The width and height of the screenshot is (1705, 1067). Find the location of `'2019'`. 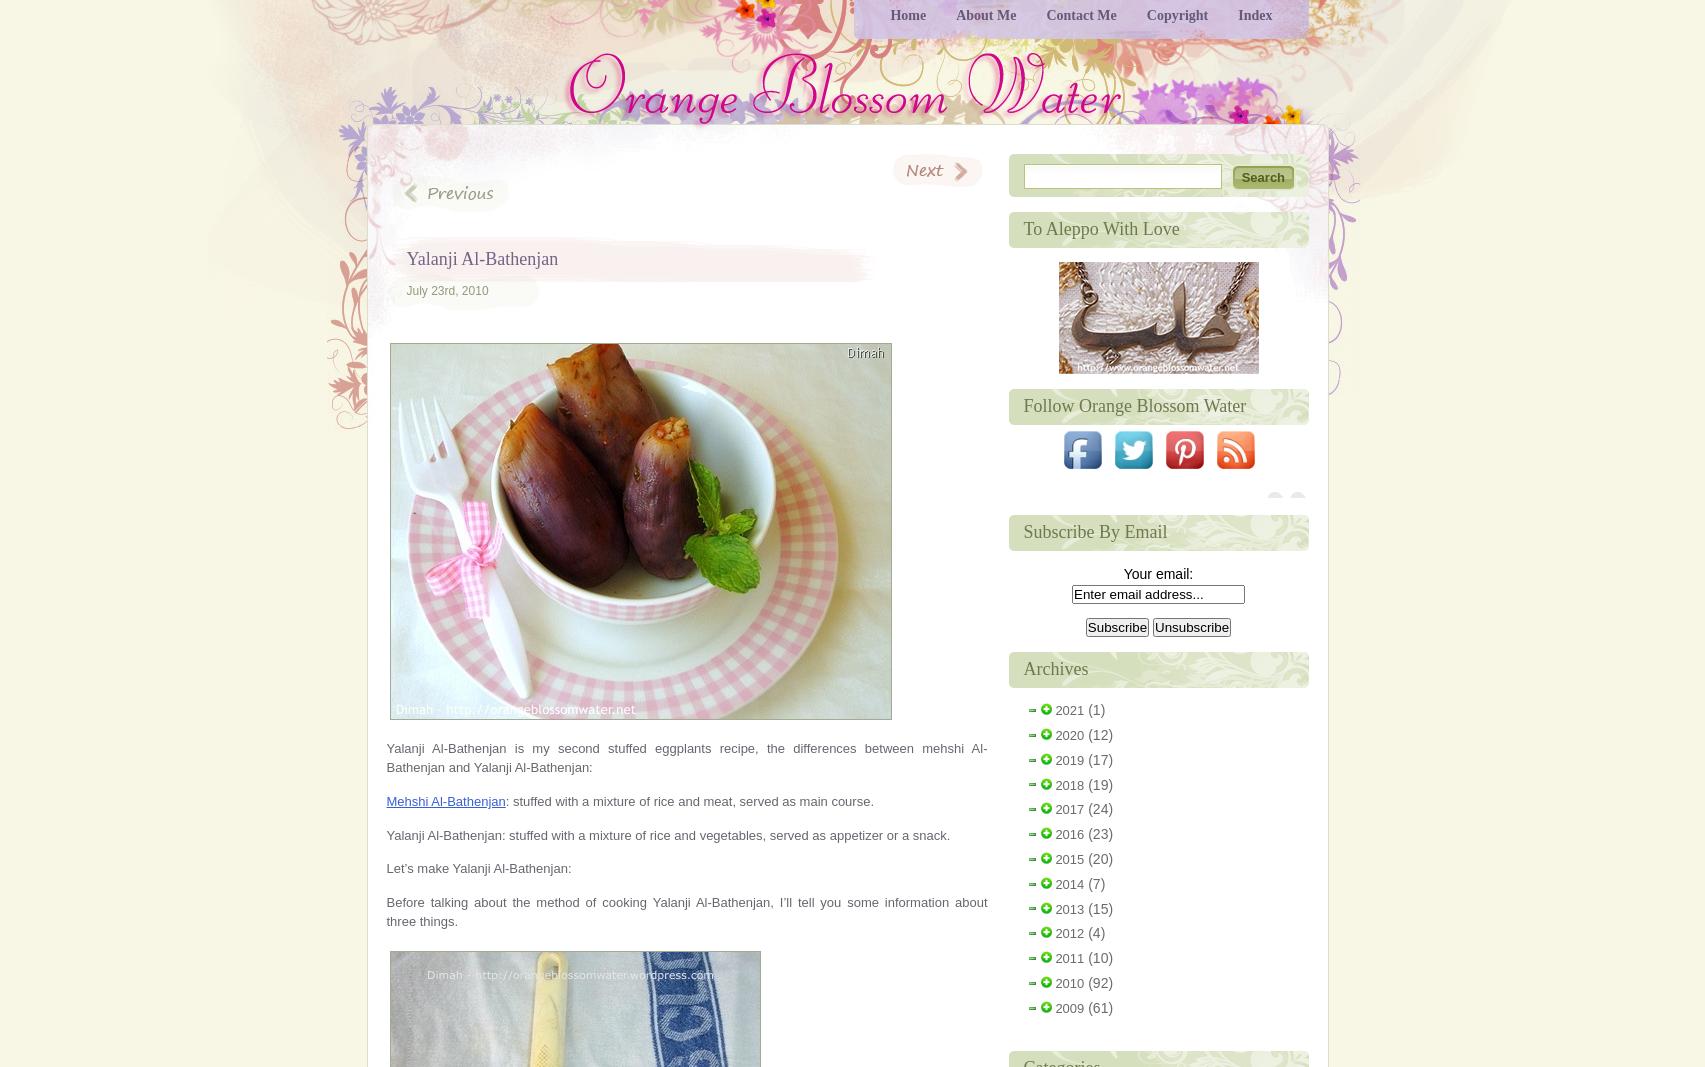

'2019' is located at coordinates (1068, 758).